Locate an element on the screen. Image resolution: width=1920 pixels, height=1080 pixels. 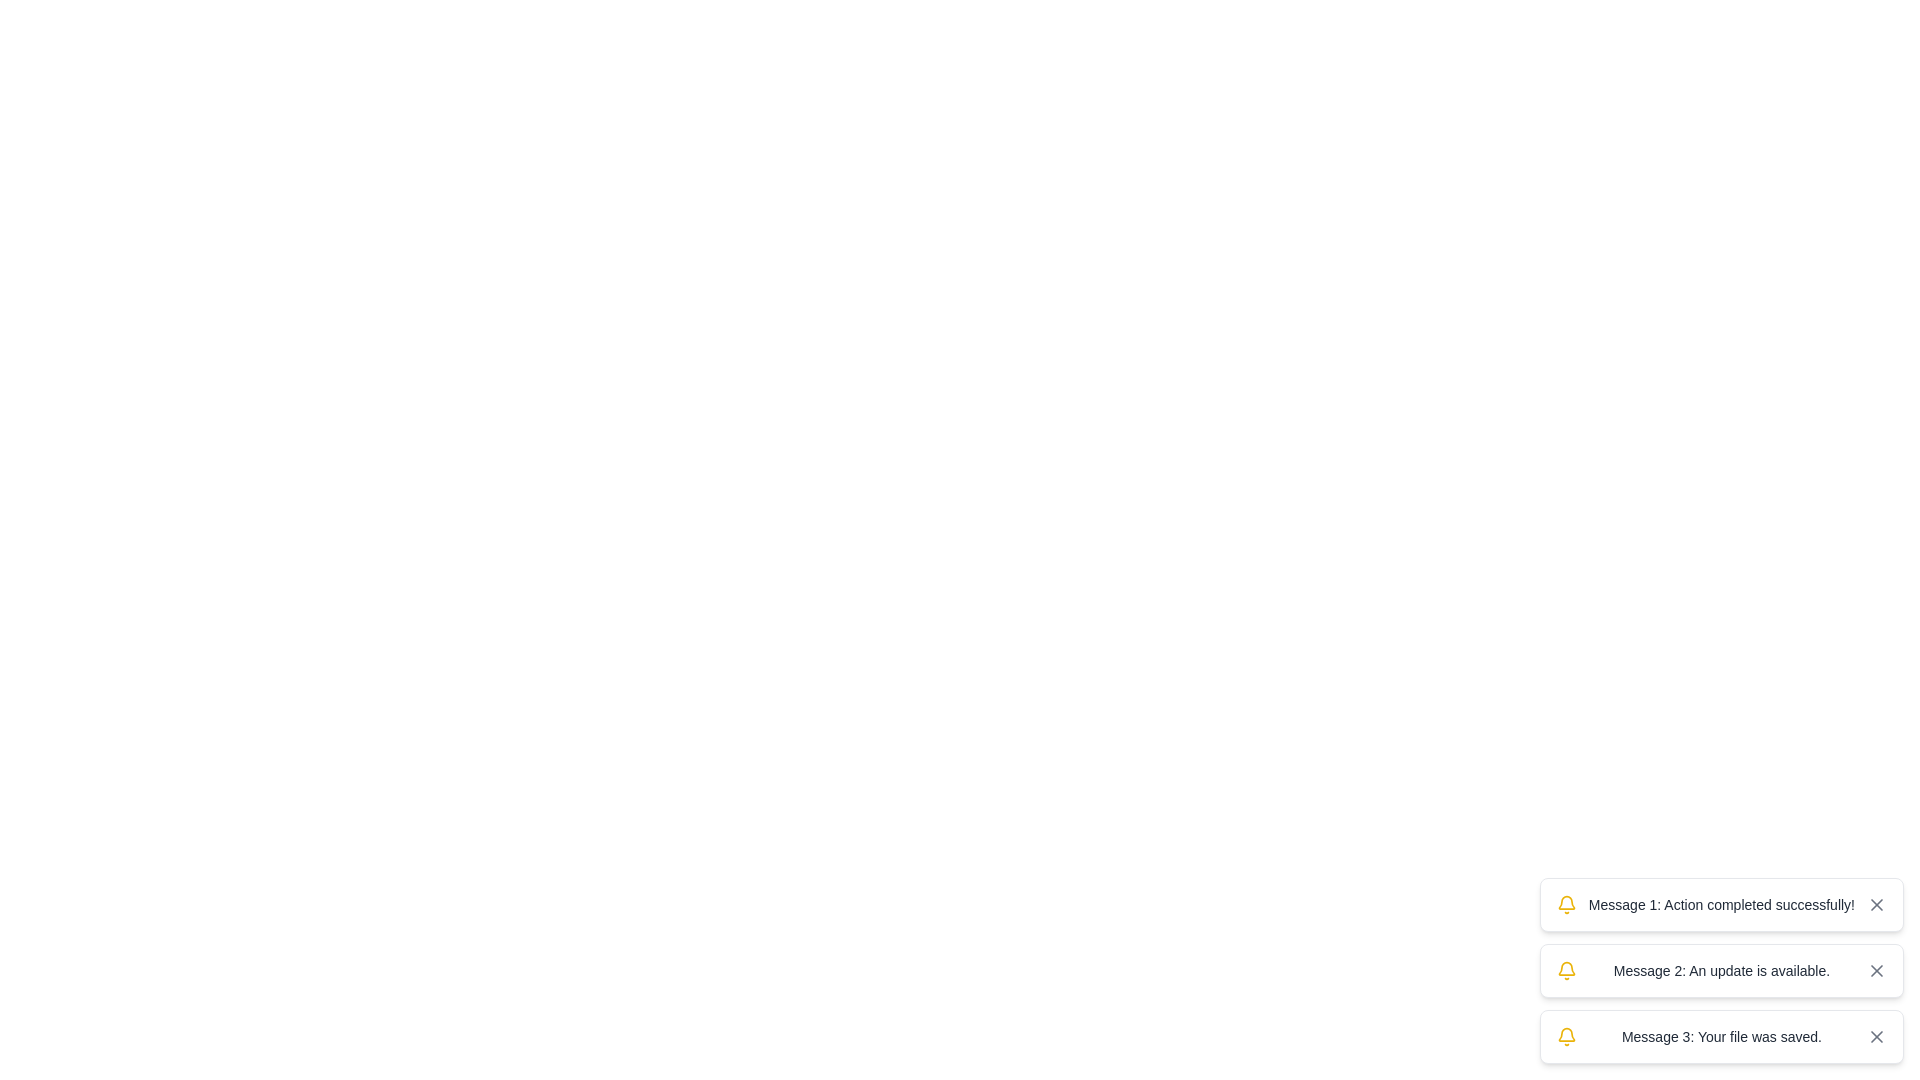
the gray 'X' button on the far-right side of the notification message 'Message 1: Action completed successfully!' is located at coordinates (1875, 905).